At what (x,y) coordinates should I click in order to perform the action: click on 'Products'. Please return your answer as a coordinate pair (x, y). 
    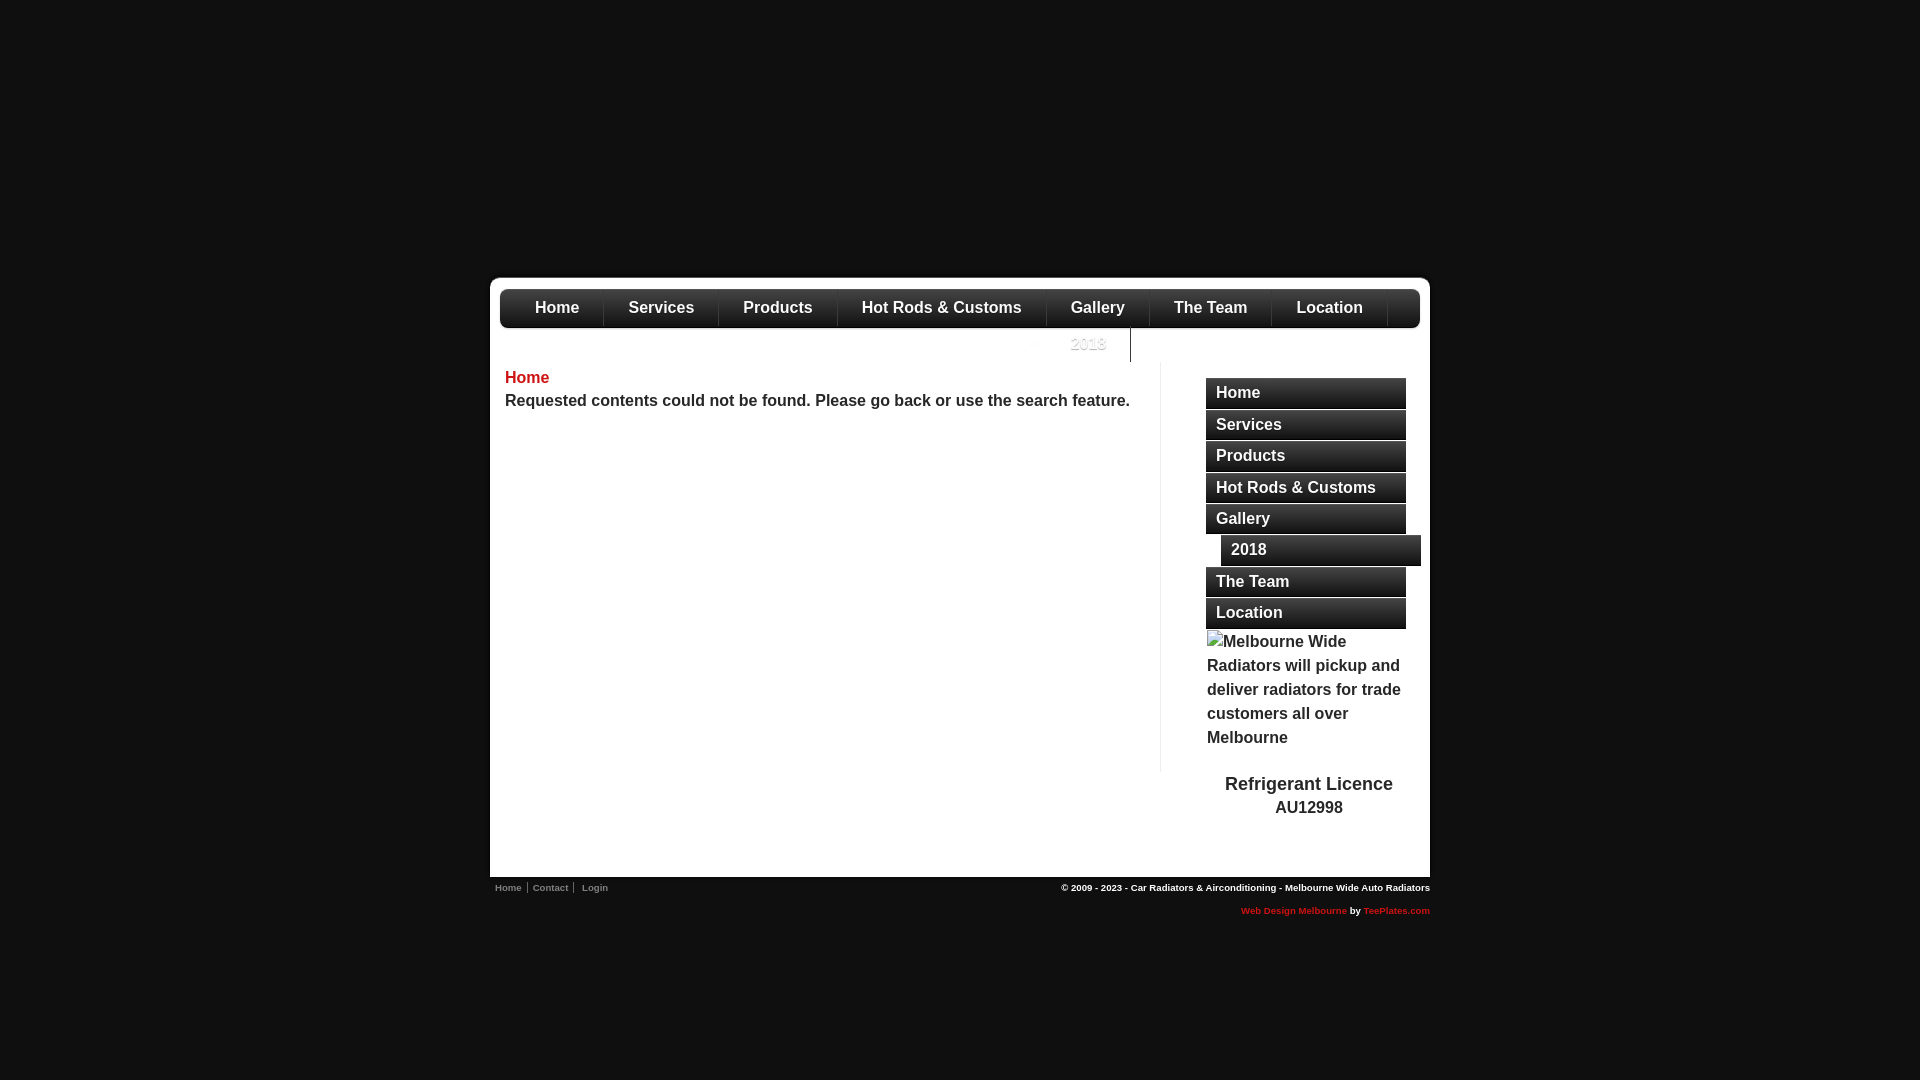
    Looking at the image, I should click on (776, 308).